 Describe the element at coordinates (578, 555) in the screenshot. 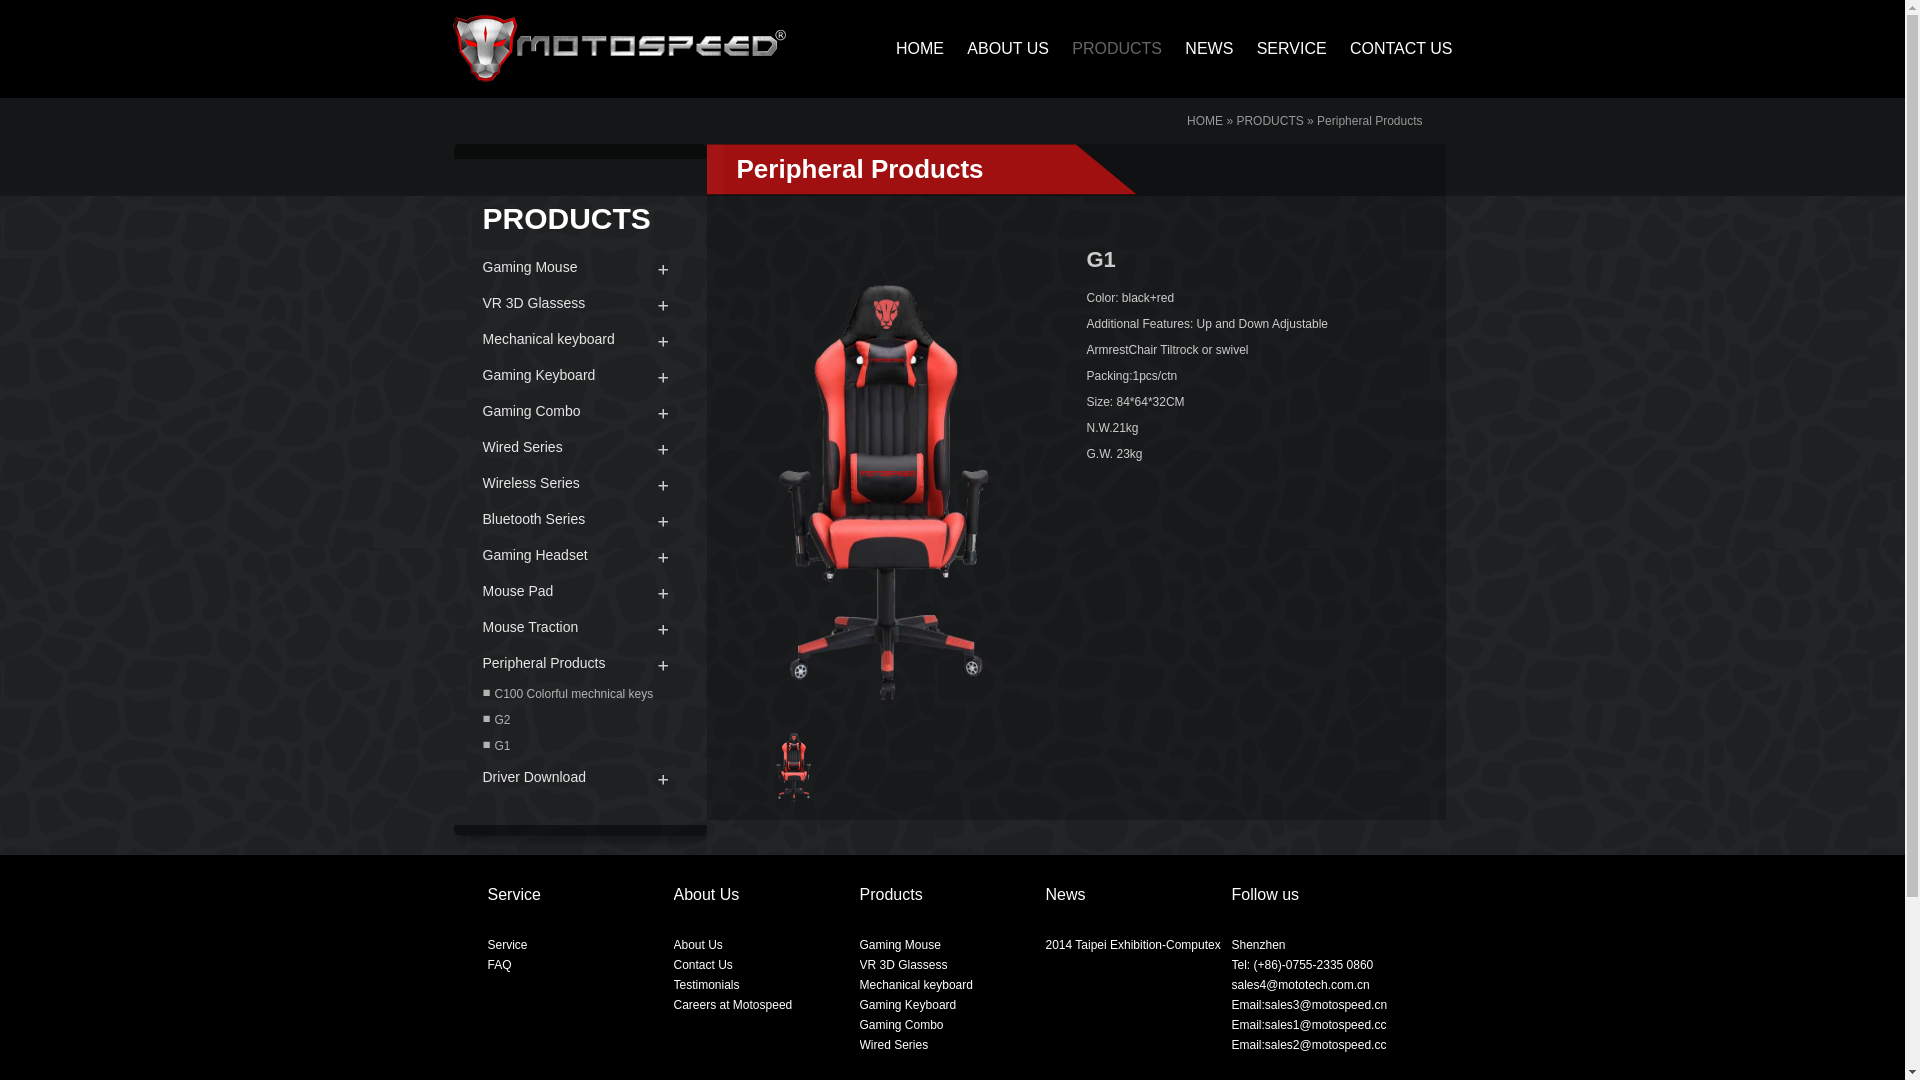

I see `'Gaming Headset'` at that location.